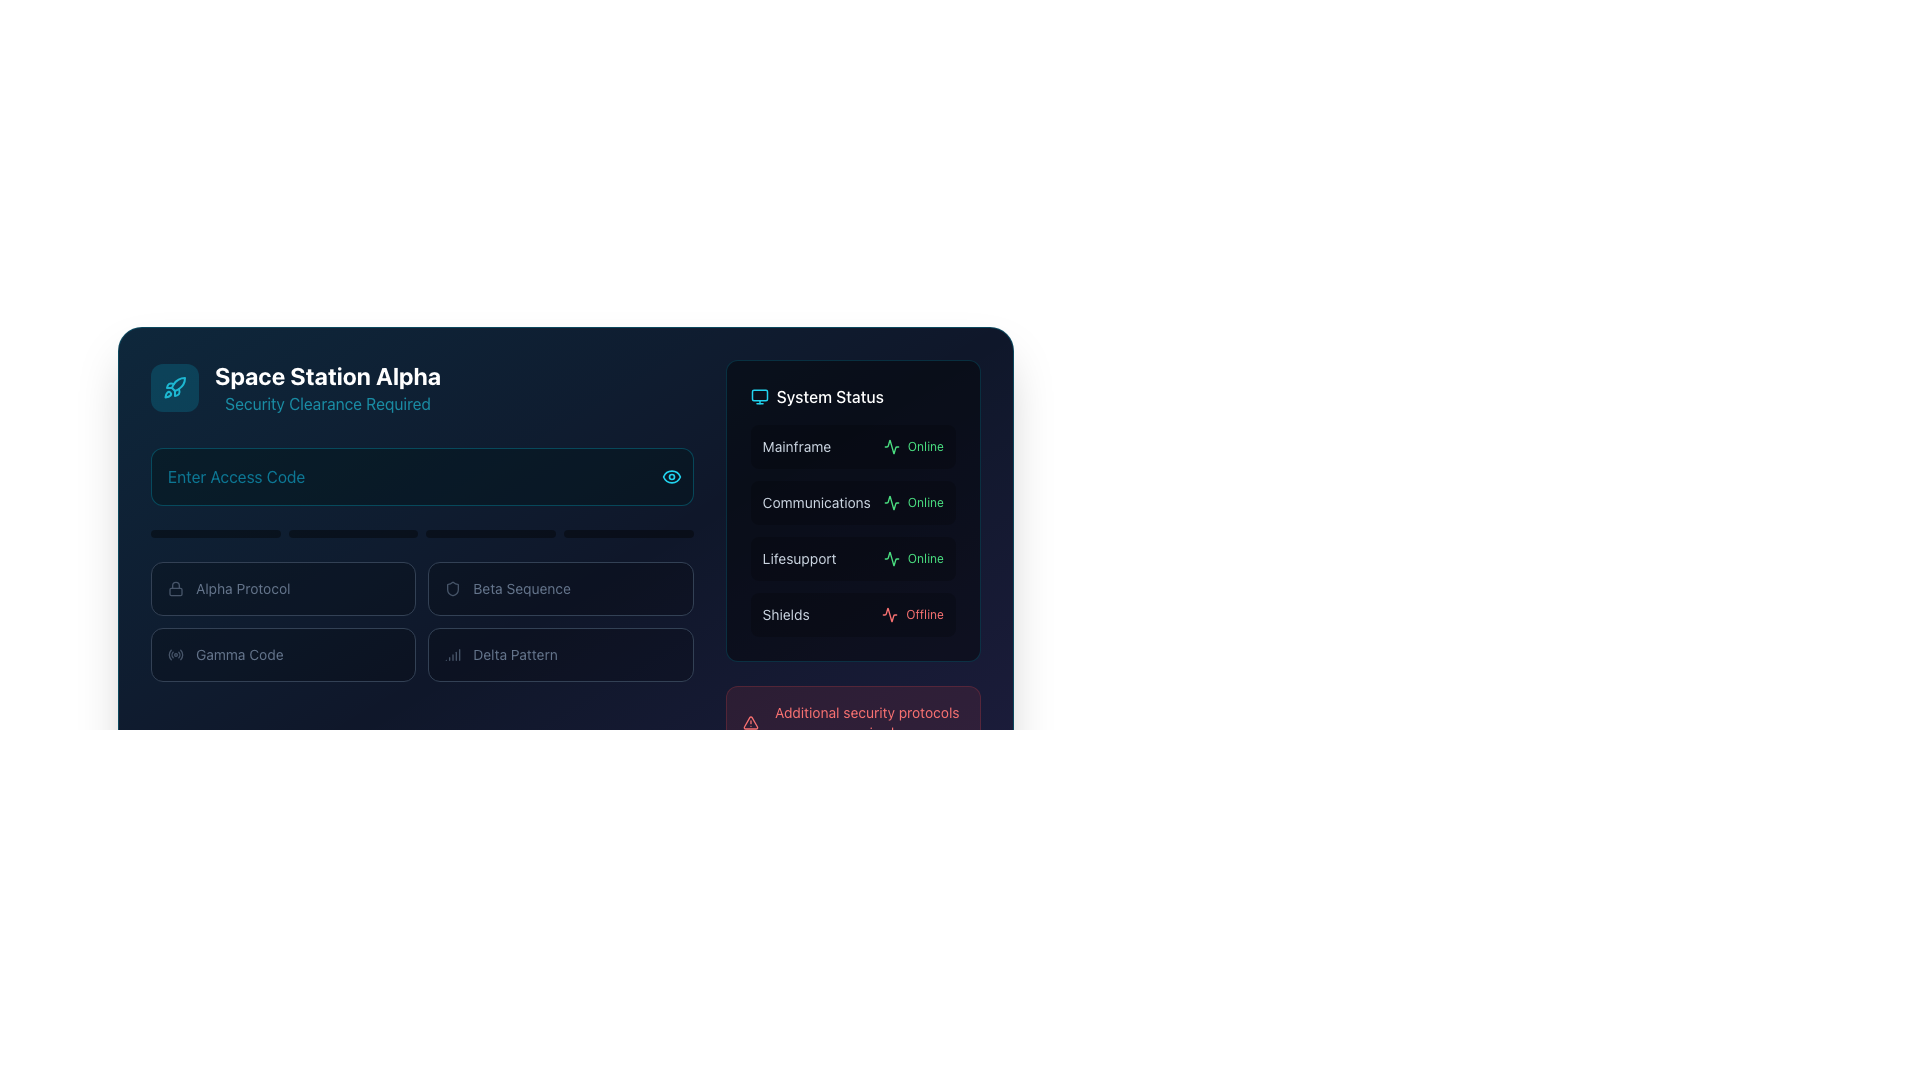  I want to click on the 'System Status' header text label with an aligned icon located in the top-right corner of the interface, so click(853, 397).